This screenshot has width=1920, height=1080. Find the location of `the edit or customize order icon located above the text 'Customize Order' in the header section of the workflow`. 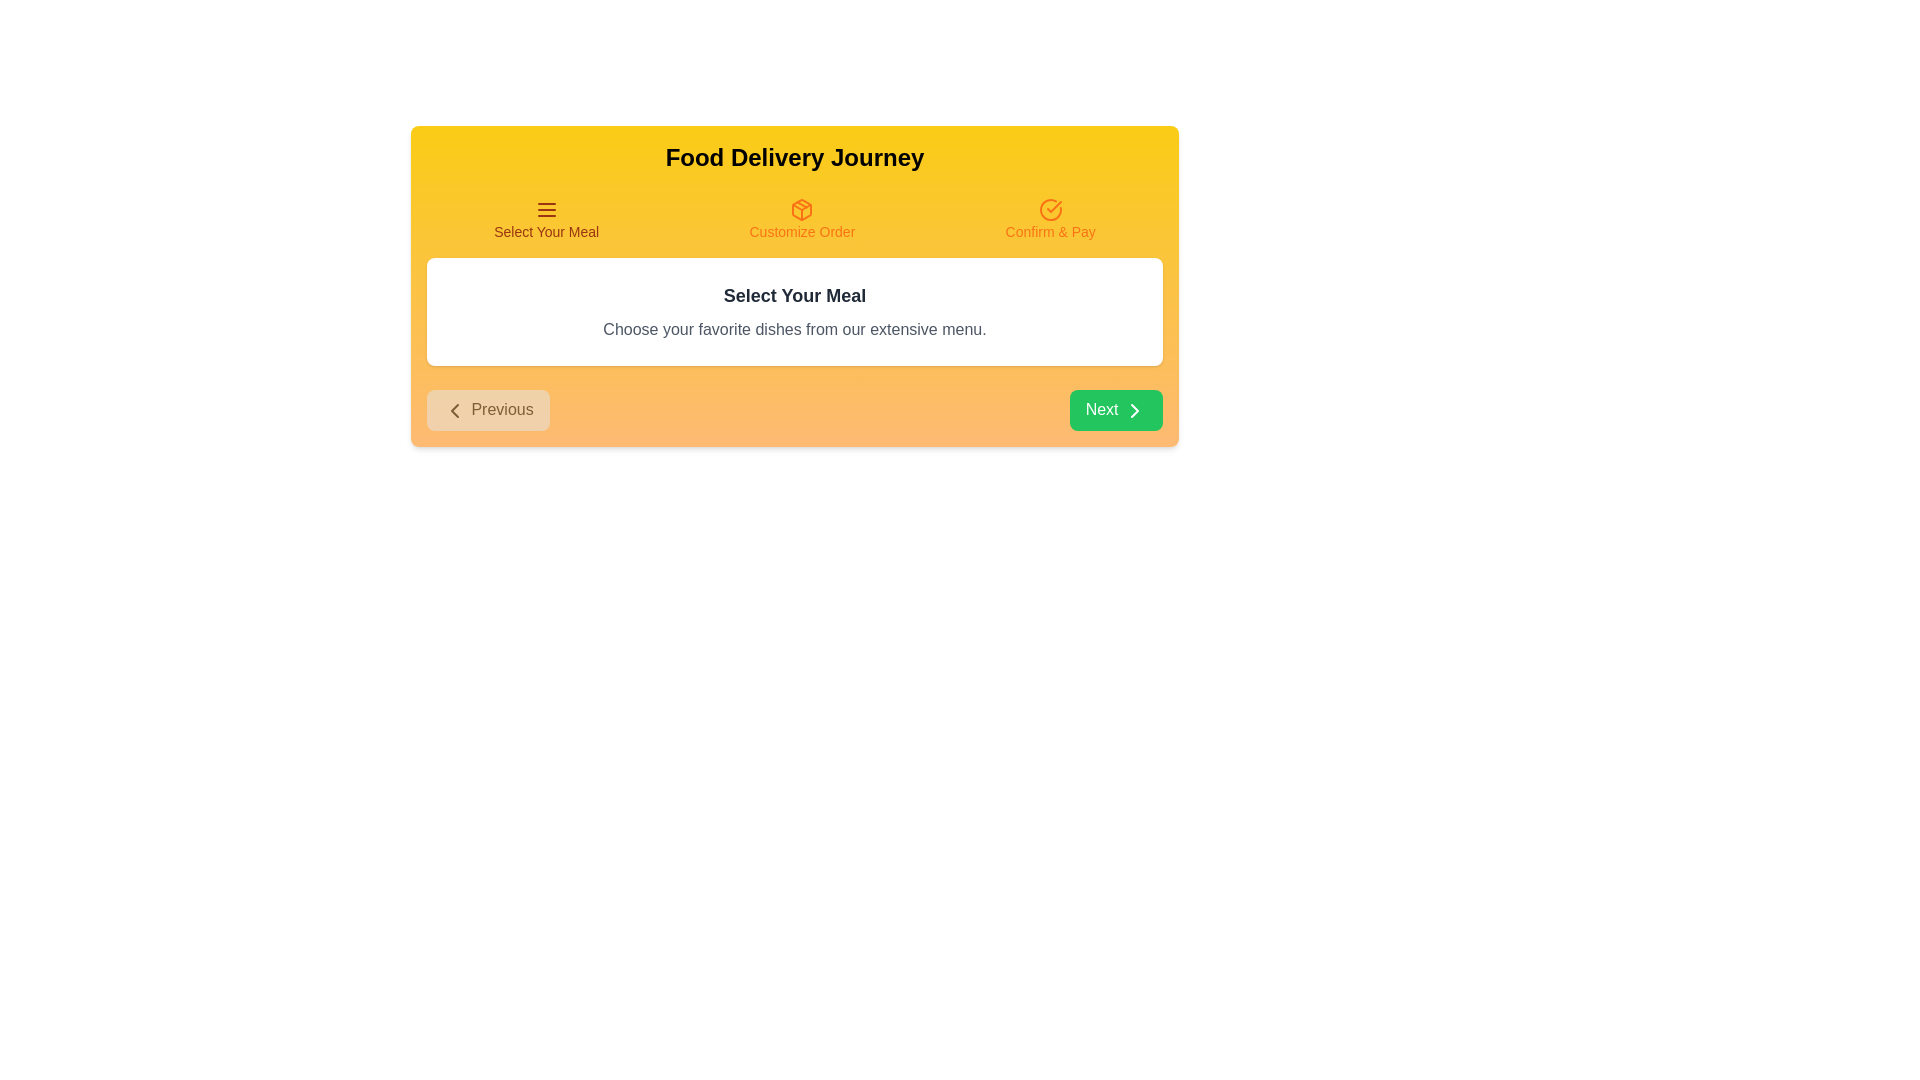

the edit or customize order icon located above the text 'Customize Order' in the header section of the workflow is located at coordinates (802, 209).